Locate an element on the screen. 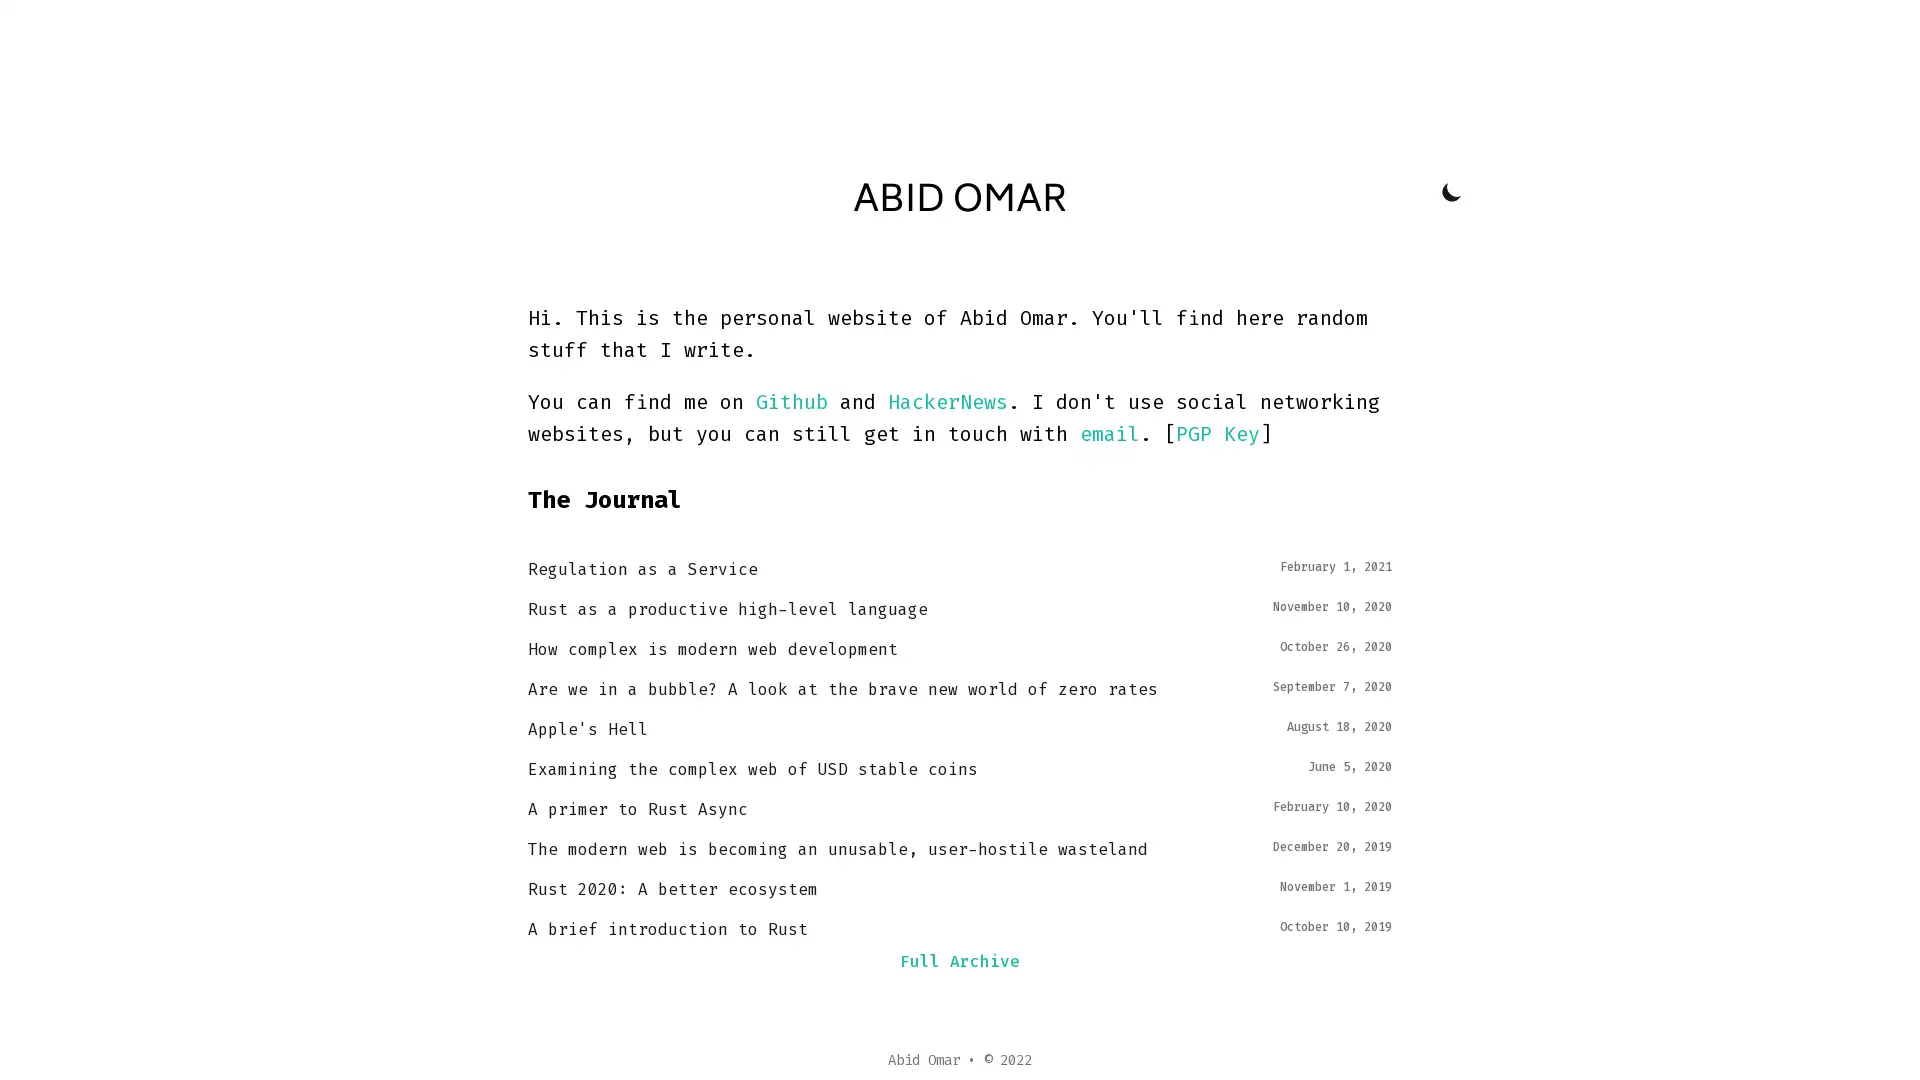 The image size is (1920, 1080). Toggle Dark Mode is located at coordinates (1451, 192).